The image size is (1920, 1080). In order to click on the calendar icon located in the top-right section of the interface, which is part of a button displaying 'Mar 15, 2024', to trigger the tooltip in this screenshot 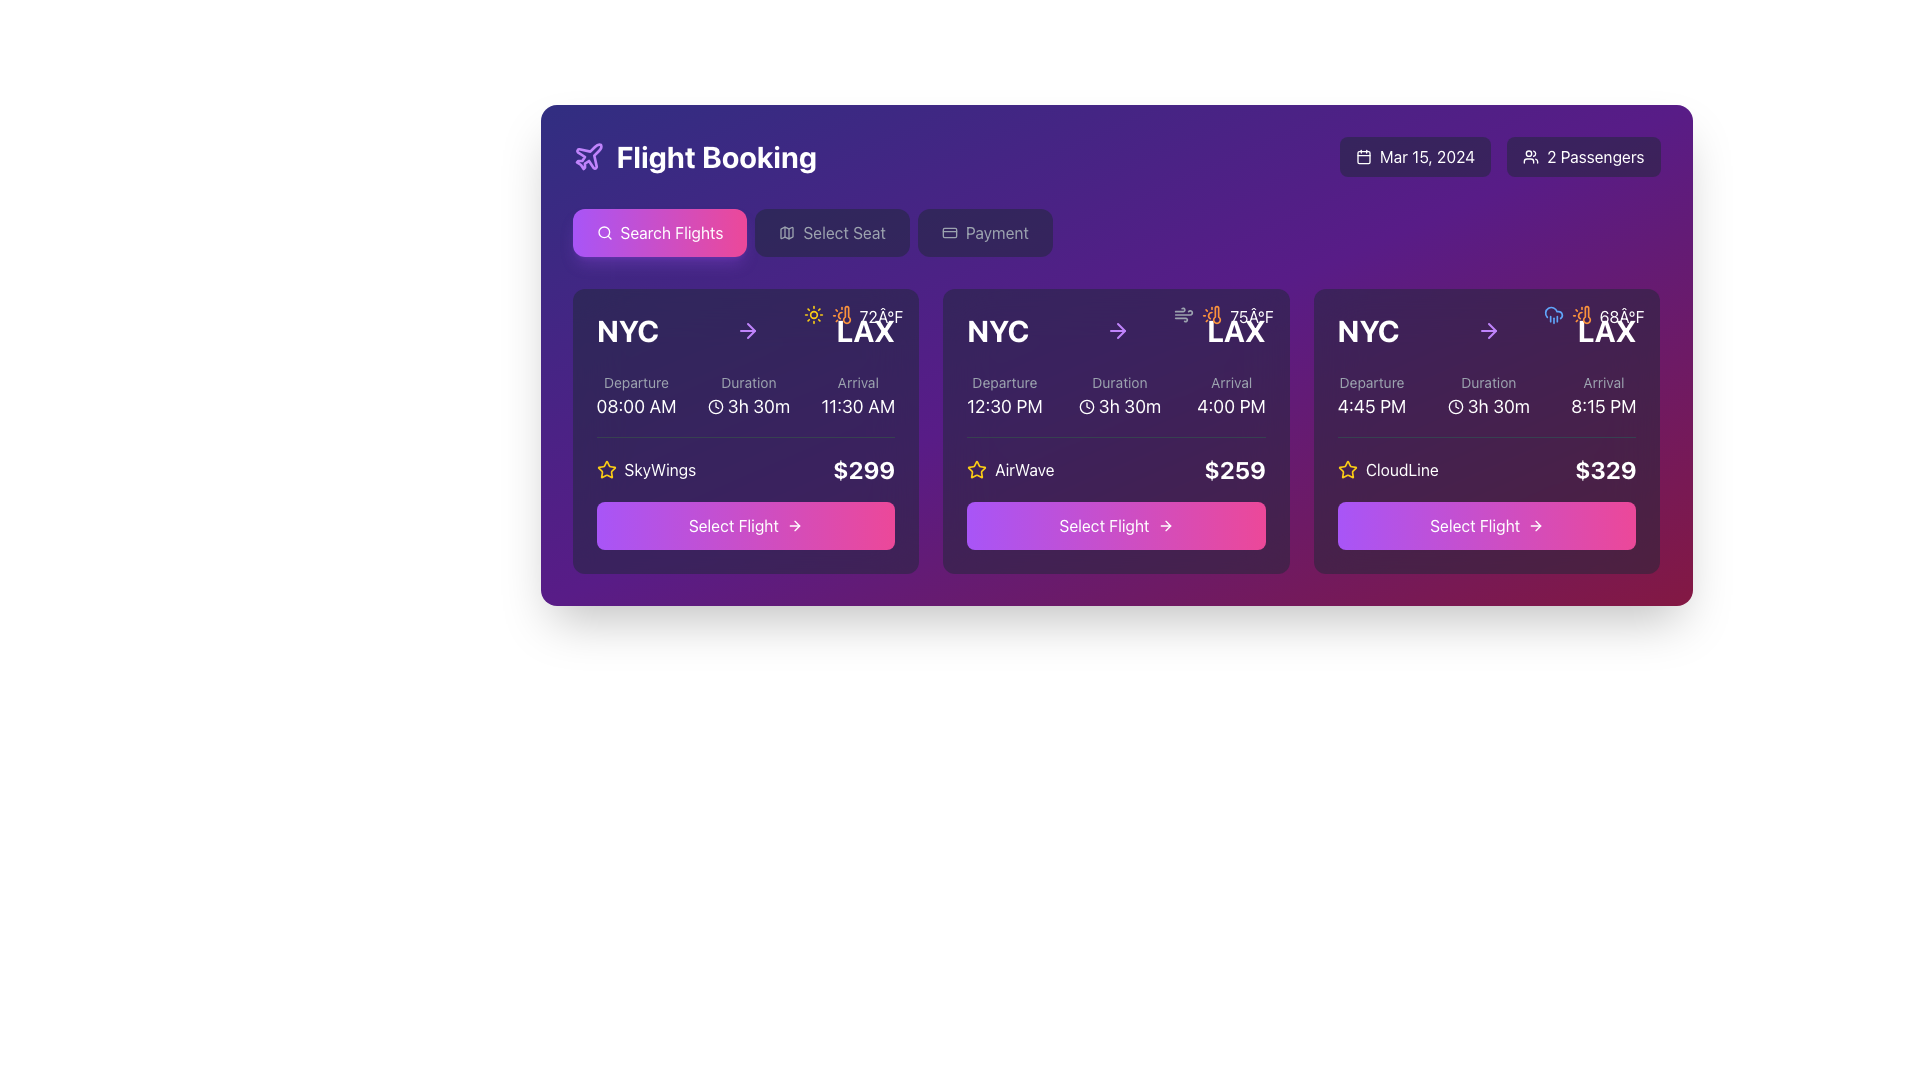, I will do `click(1362, 156)`.